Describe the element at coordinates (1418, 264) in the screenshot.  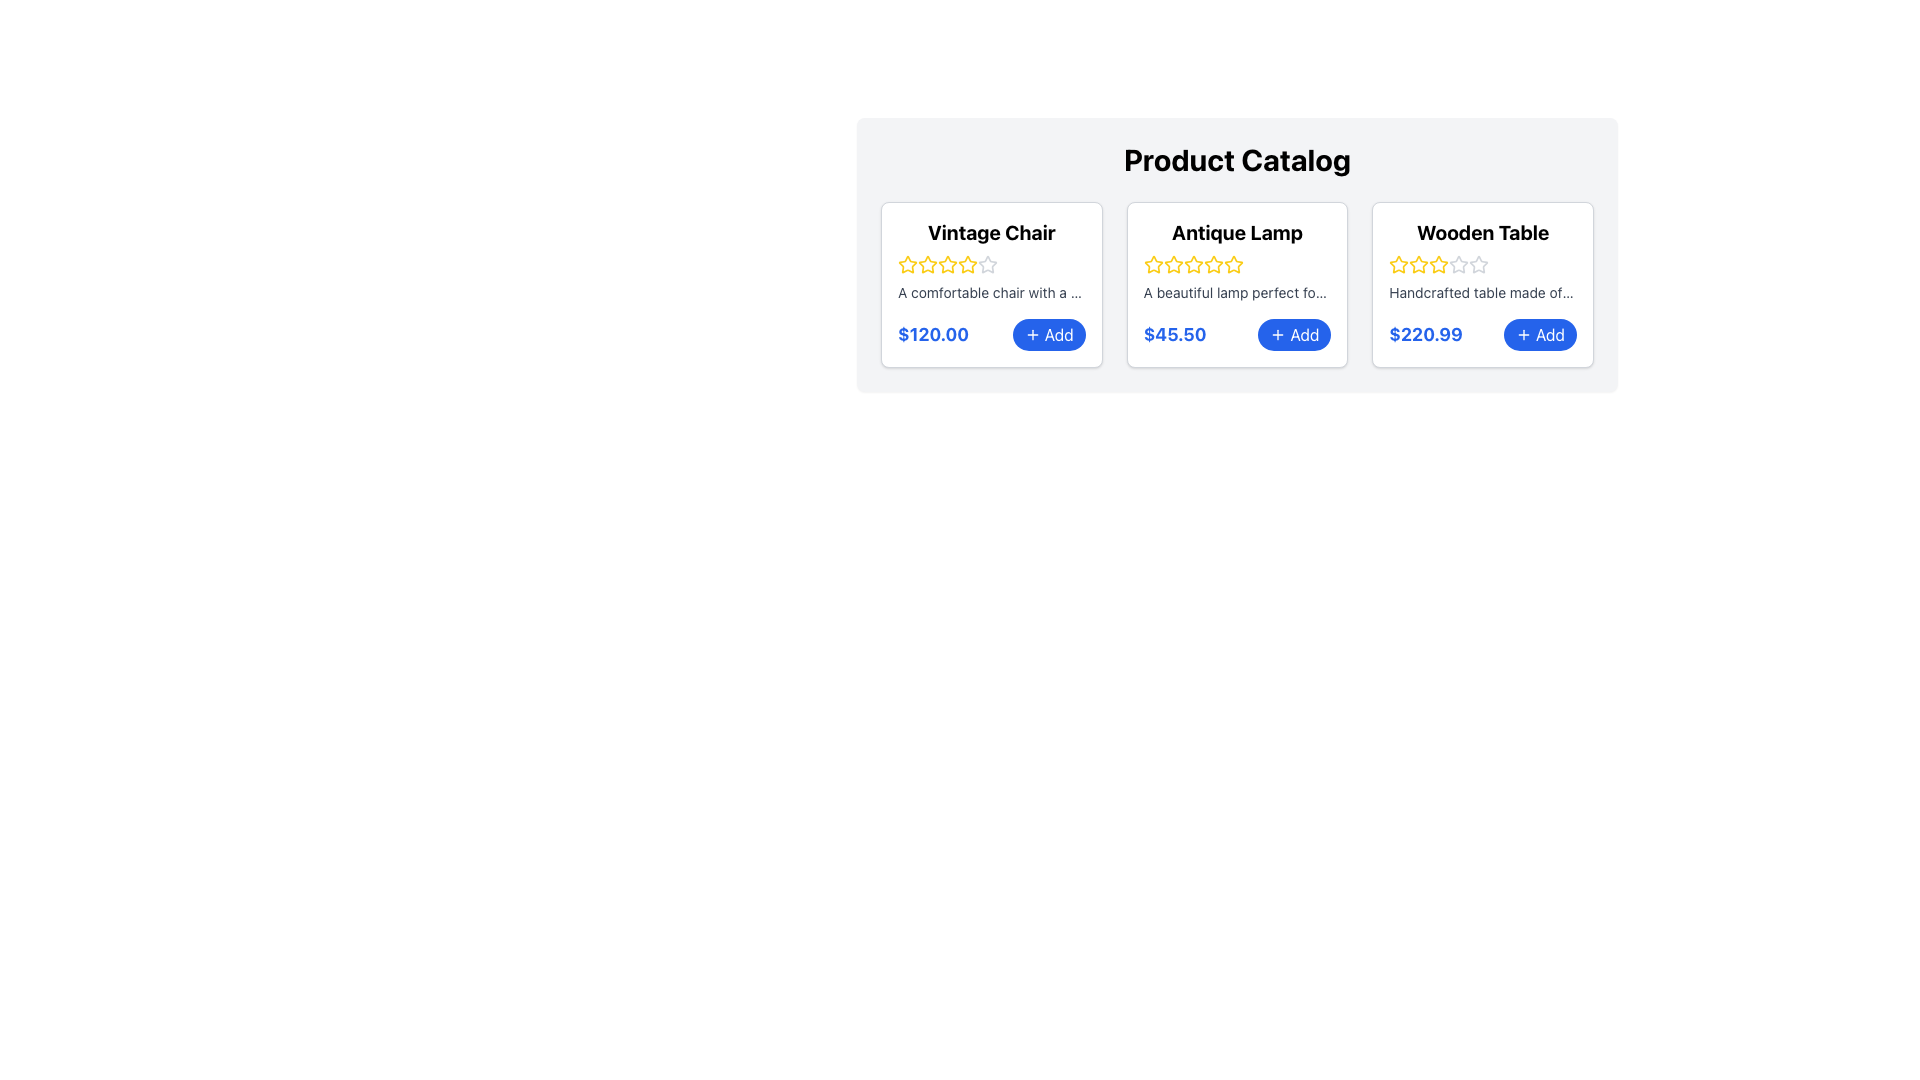
I see `the second filled star icon in the rating component for the Wooden Table product card in the Product Catalog` at that location.